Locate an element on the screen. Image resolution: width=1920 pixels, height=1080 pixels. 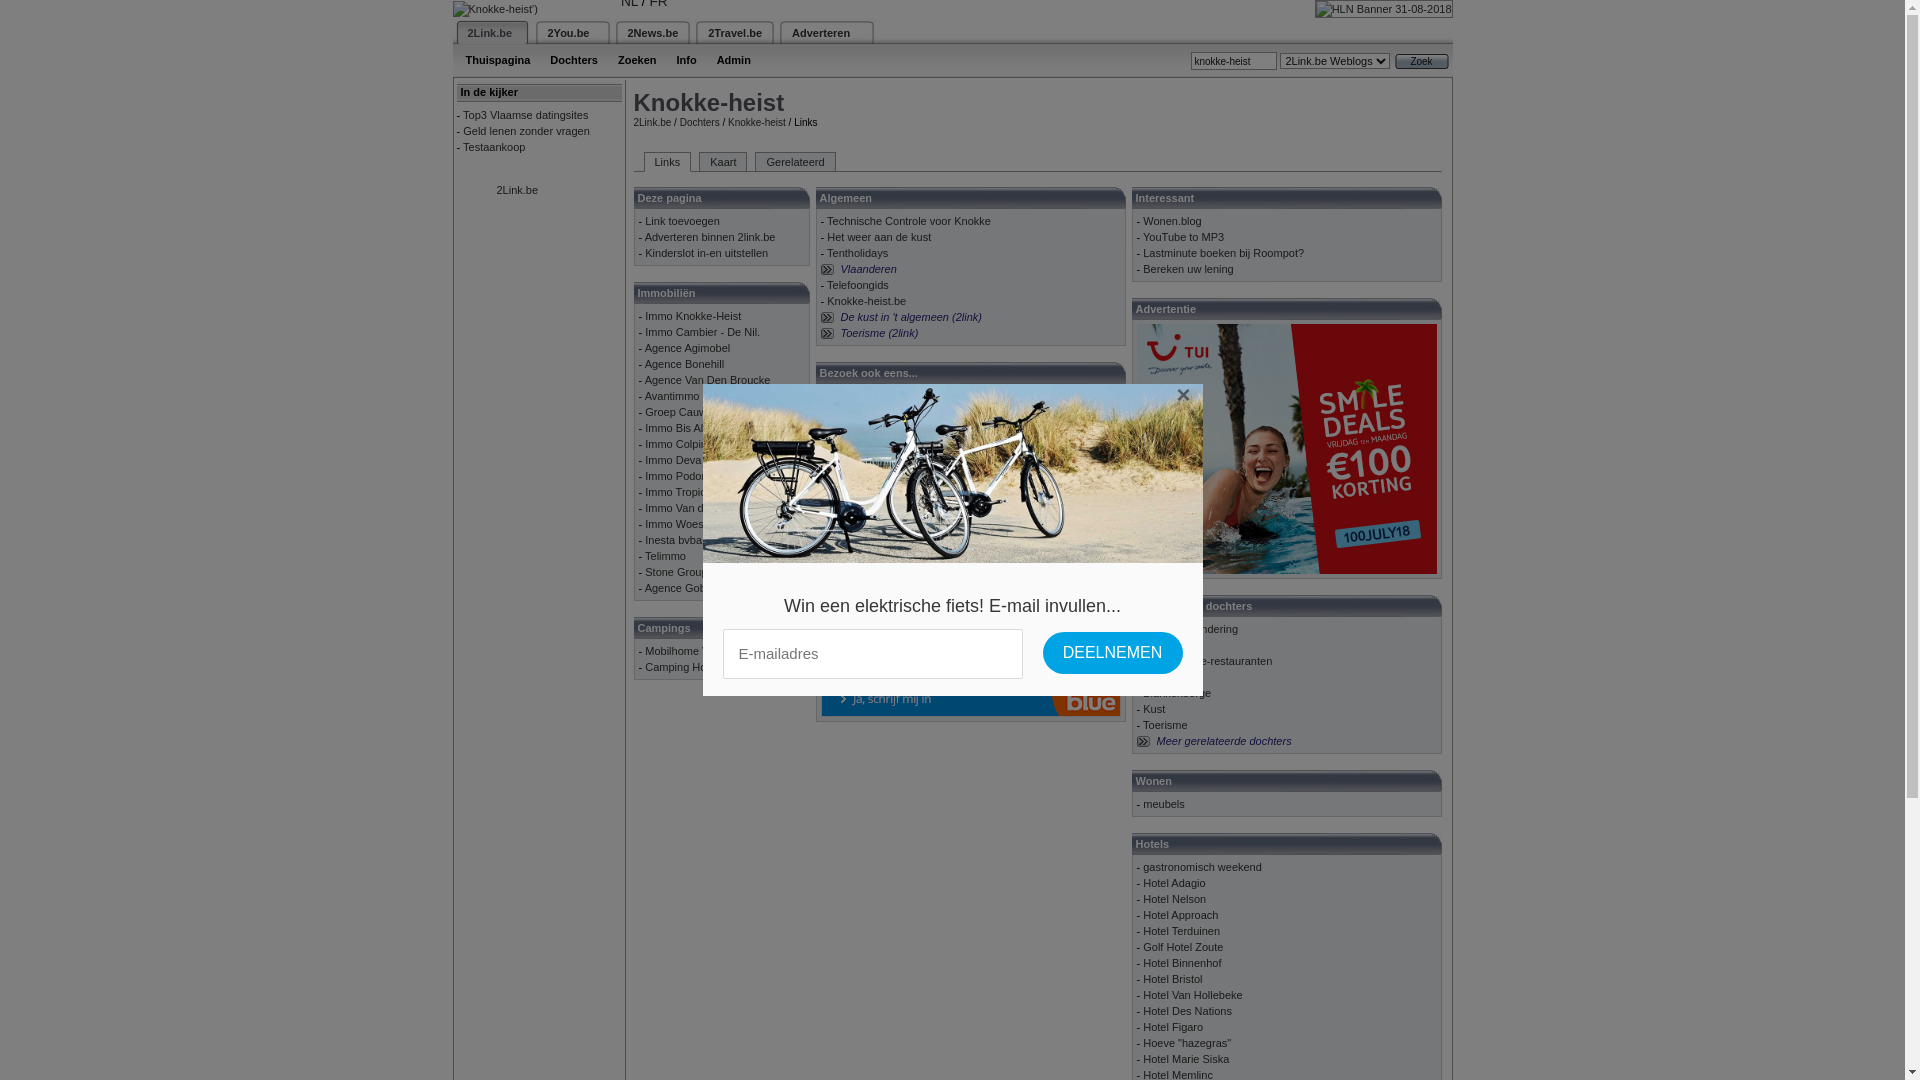
'Golf Hotel Zoute' is located at coordinates (1182, 946).